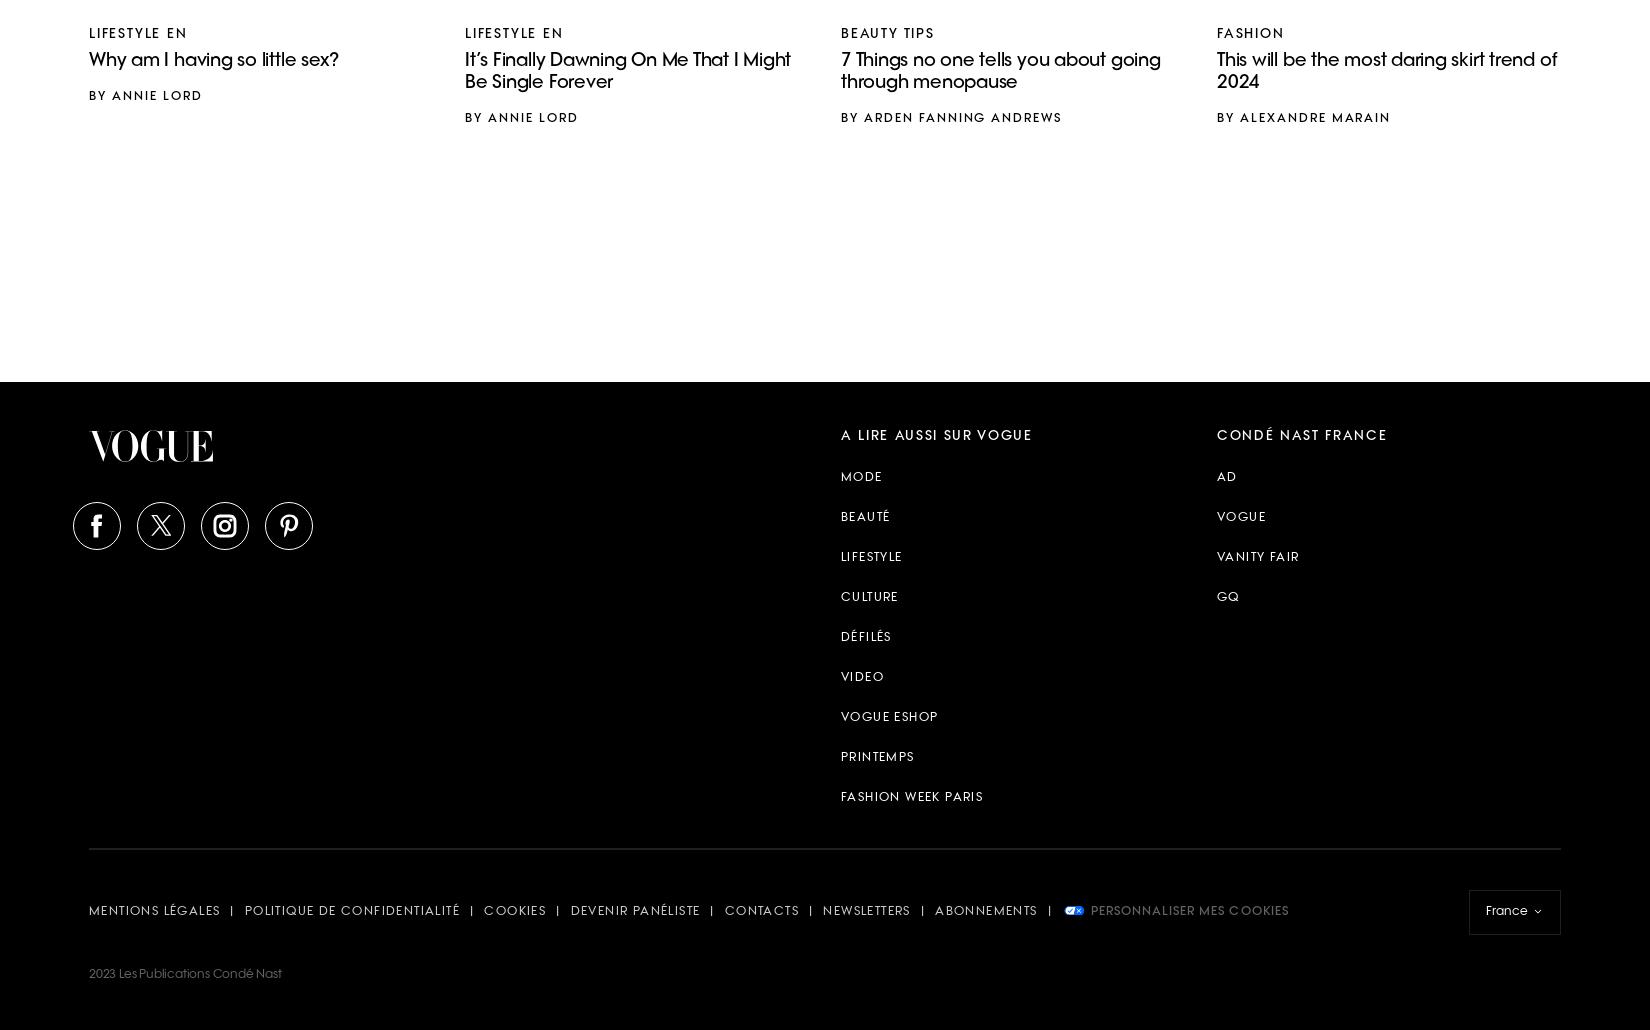 This screenshot has width=1650, height=1030. Describe the element at coordinates (633, 911) in the screenshot. I see `'Devenir panéliste'` at that location.